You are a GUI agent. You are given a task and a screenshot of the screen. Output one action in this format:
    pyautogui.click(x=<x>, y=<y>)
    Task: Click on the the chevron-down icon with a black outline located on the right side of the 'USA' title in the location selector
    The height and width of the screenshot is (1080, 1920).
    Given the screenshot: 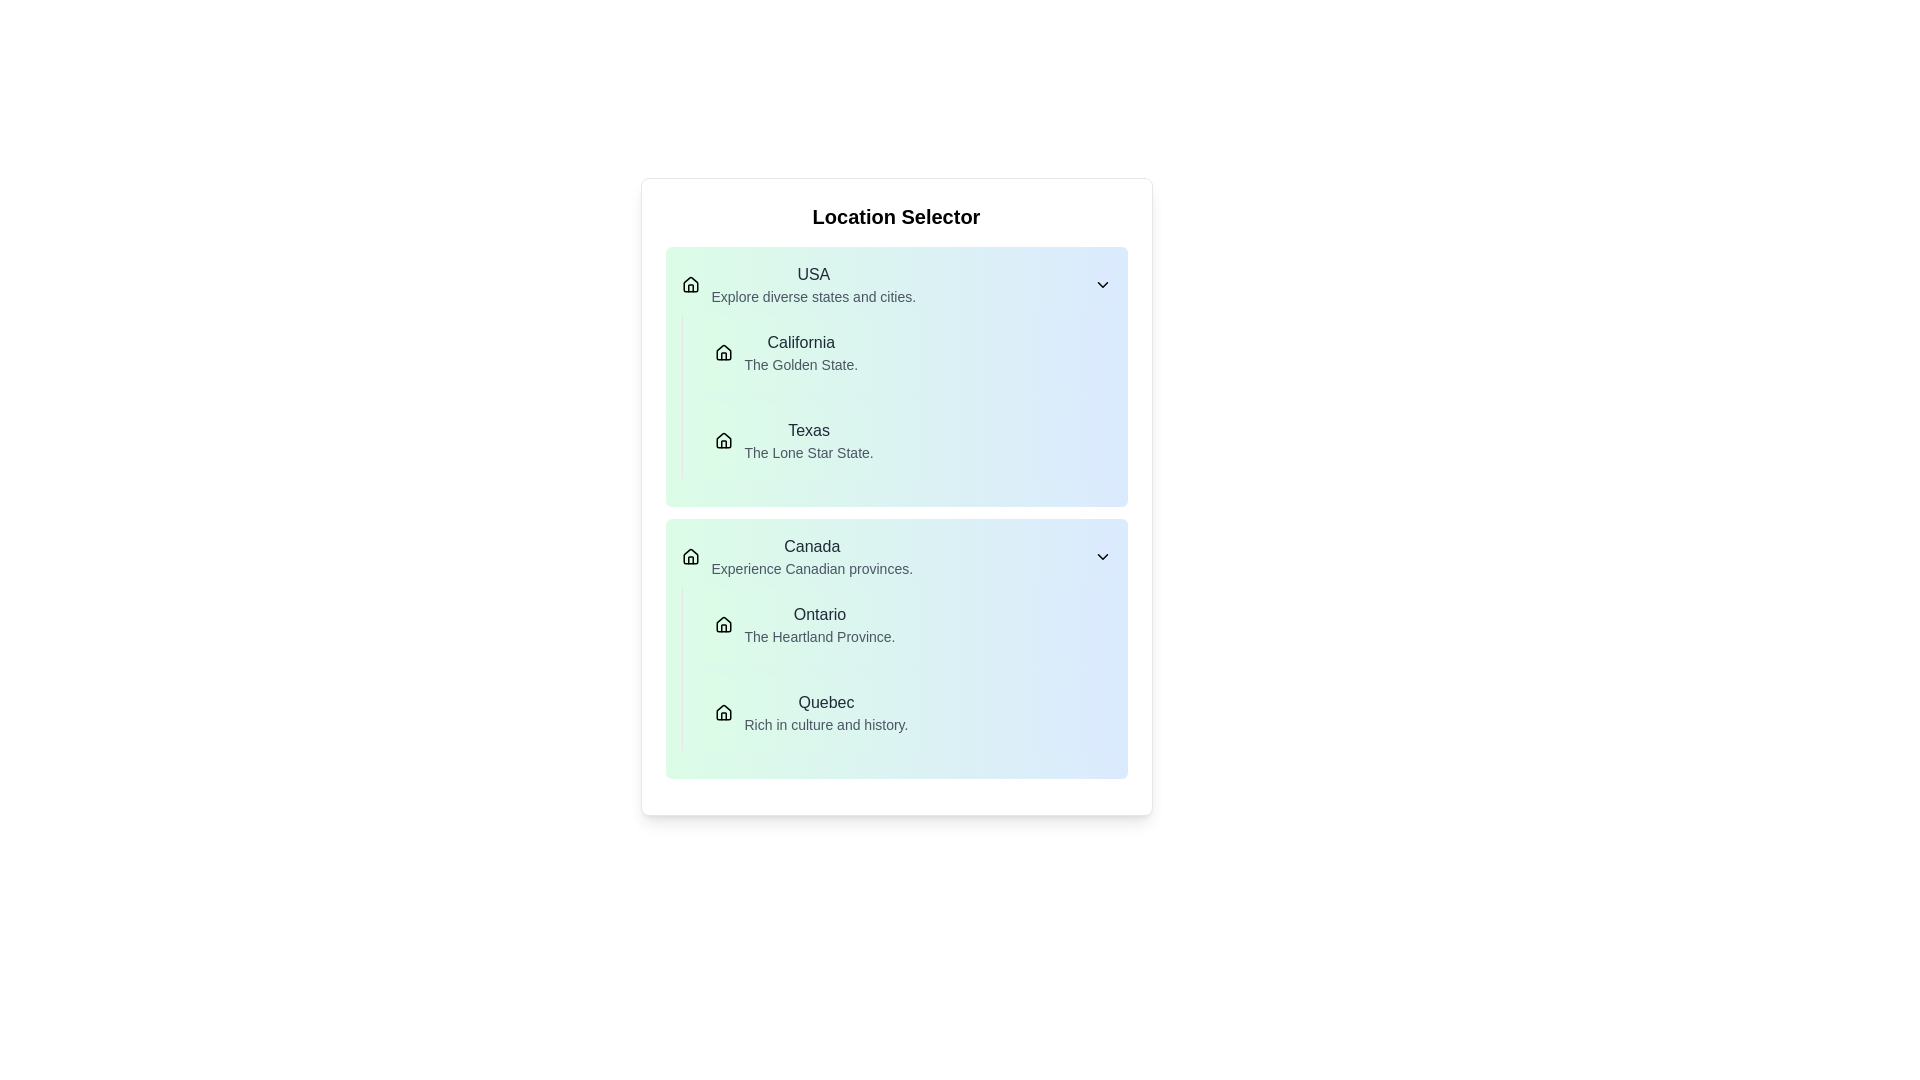 What is the action you would take?
    pyautogui.click(x=1101, y=285)
    